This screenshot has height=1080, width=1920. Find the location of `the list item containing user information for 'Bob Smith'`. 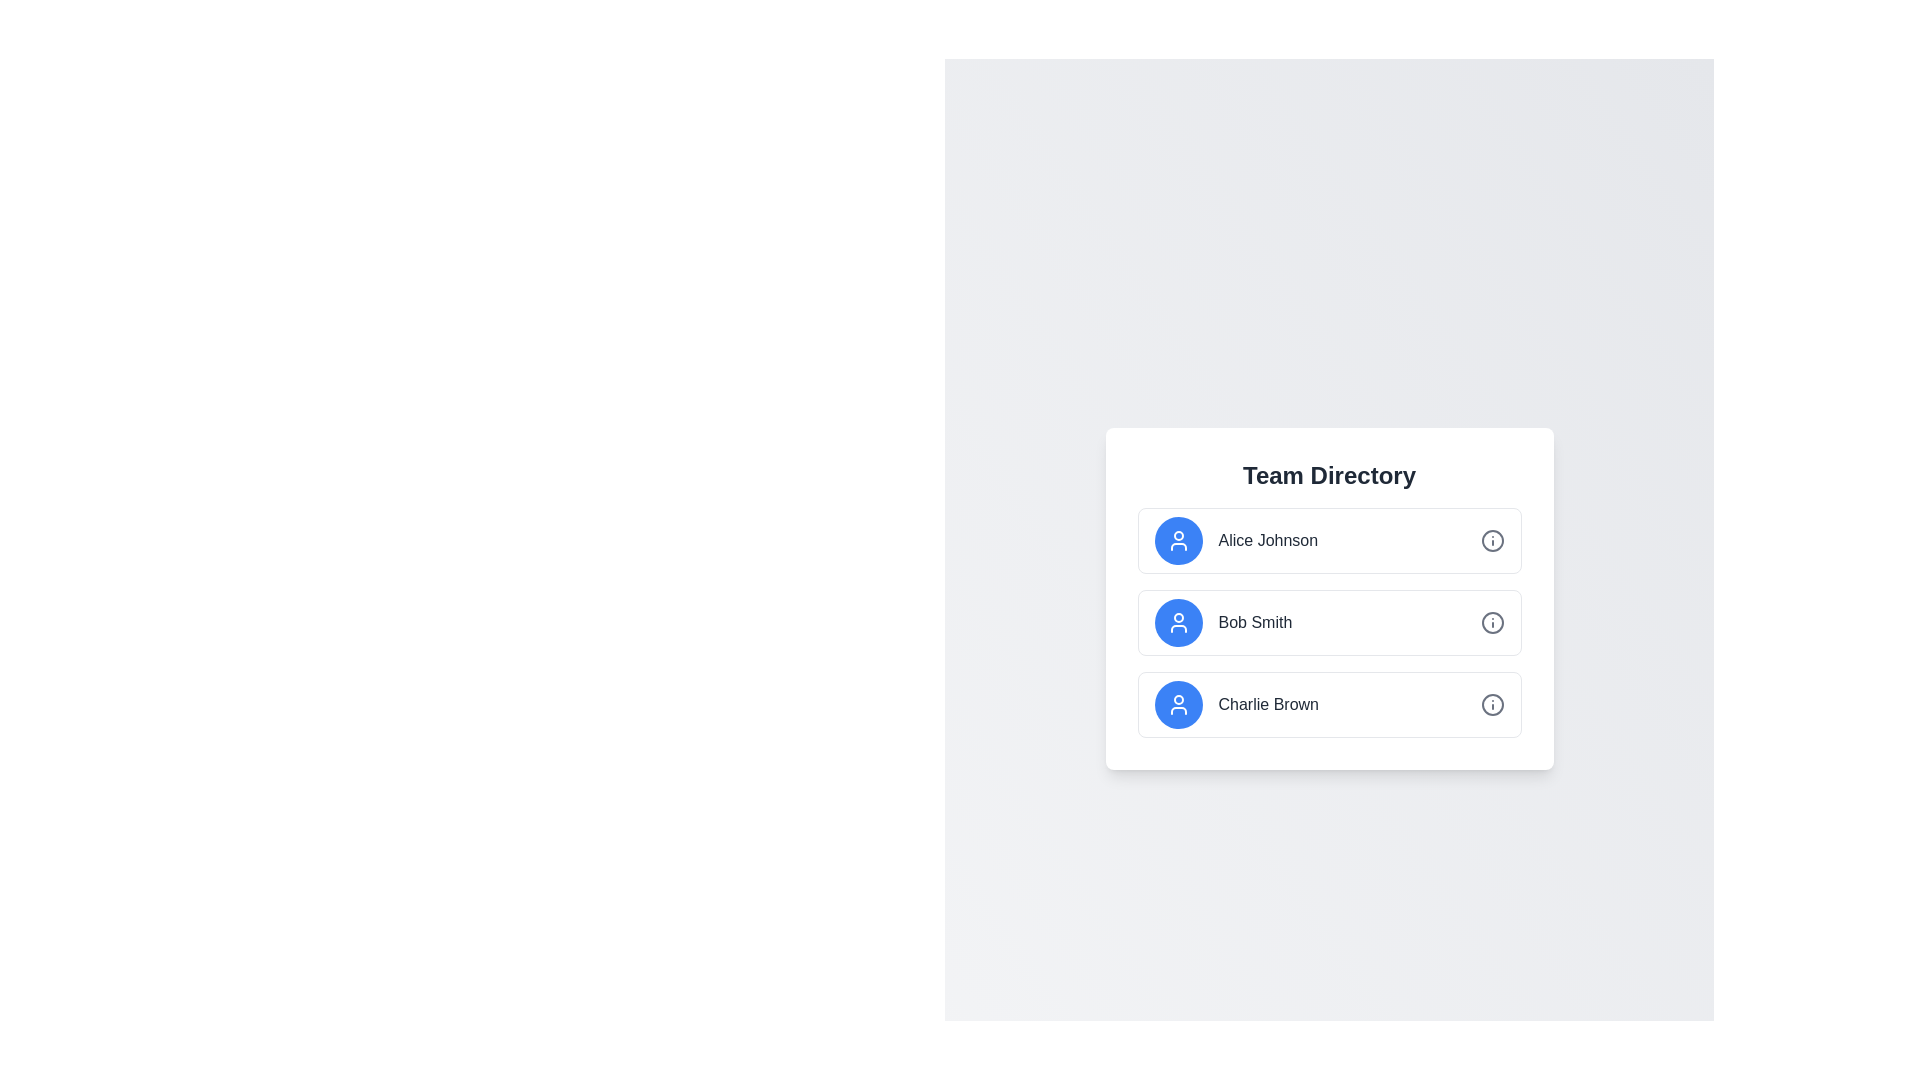

the list item containing user information for 'Bob Smith' is located at coordinates (1329, 622).